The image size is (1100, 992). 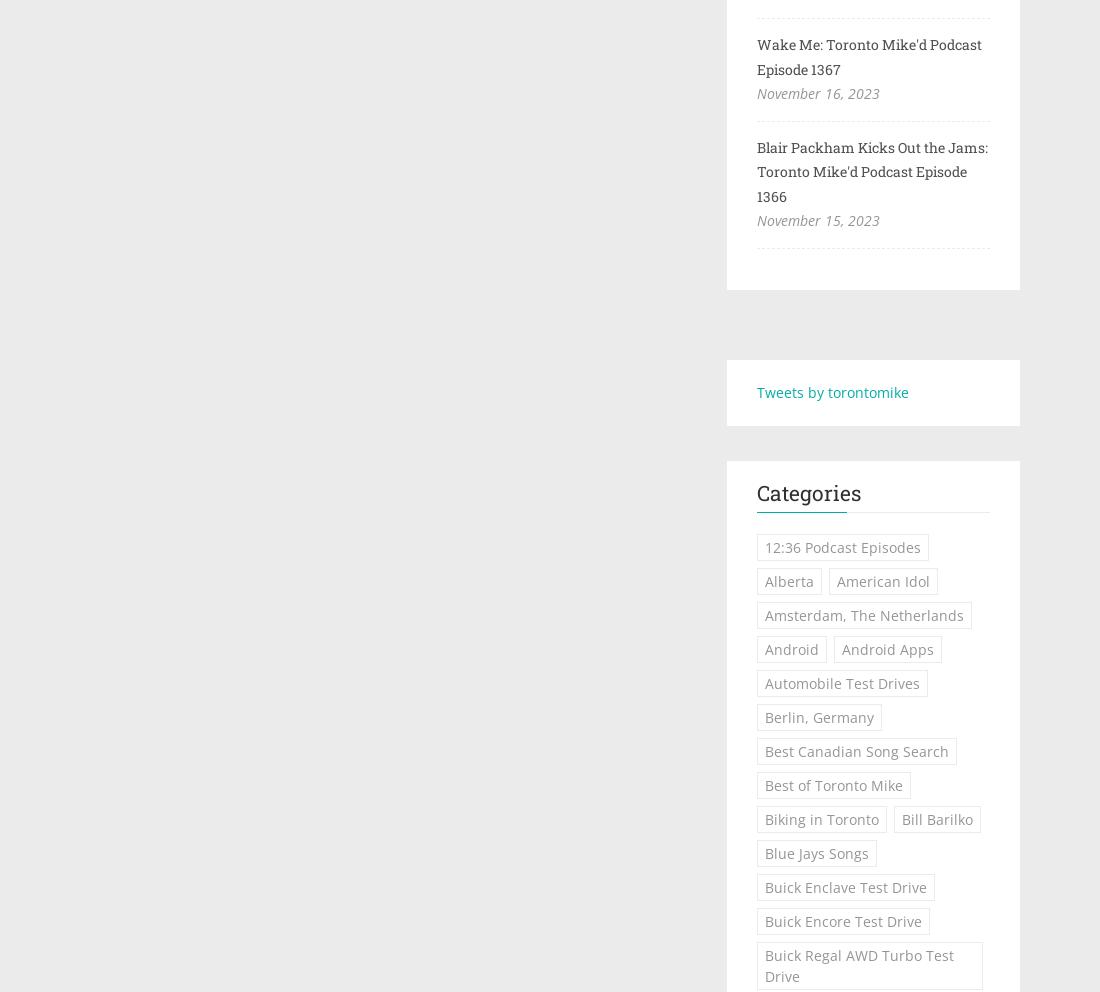 What do you see at coordinates (936, 819) in the screenshot?
I see `'Bill Barilko'` at bounding box center [936, 819].